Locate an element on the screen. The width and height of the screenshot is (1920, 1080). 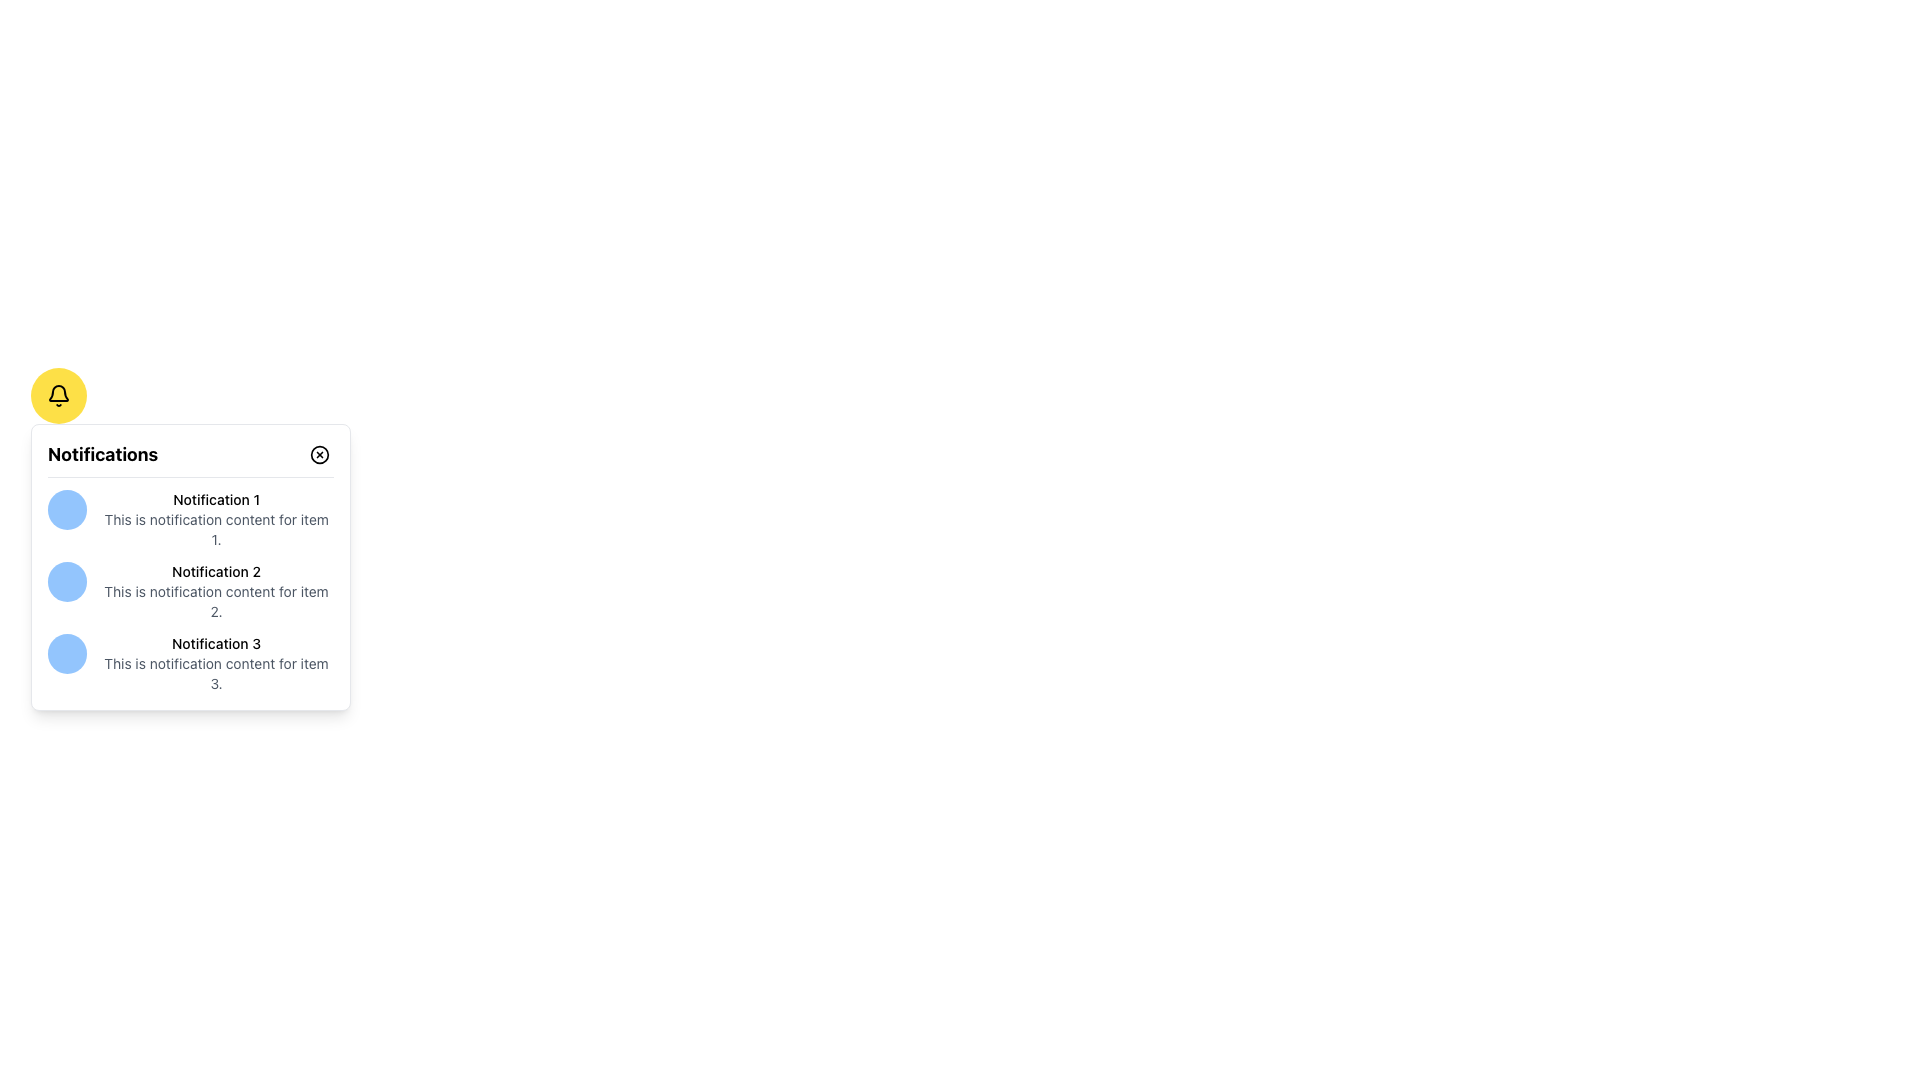
the close button located on the right side of the header bar labeled 'Notifications' is located at coordinates (320, 455).